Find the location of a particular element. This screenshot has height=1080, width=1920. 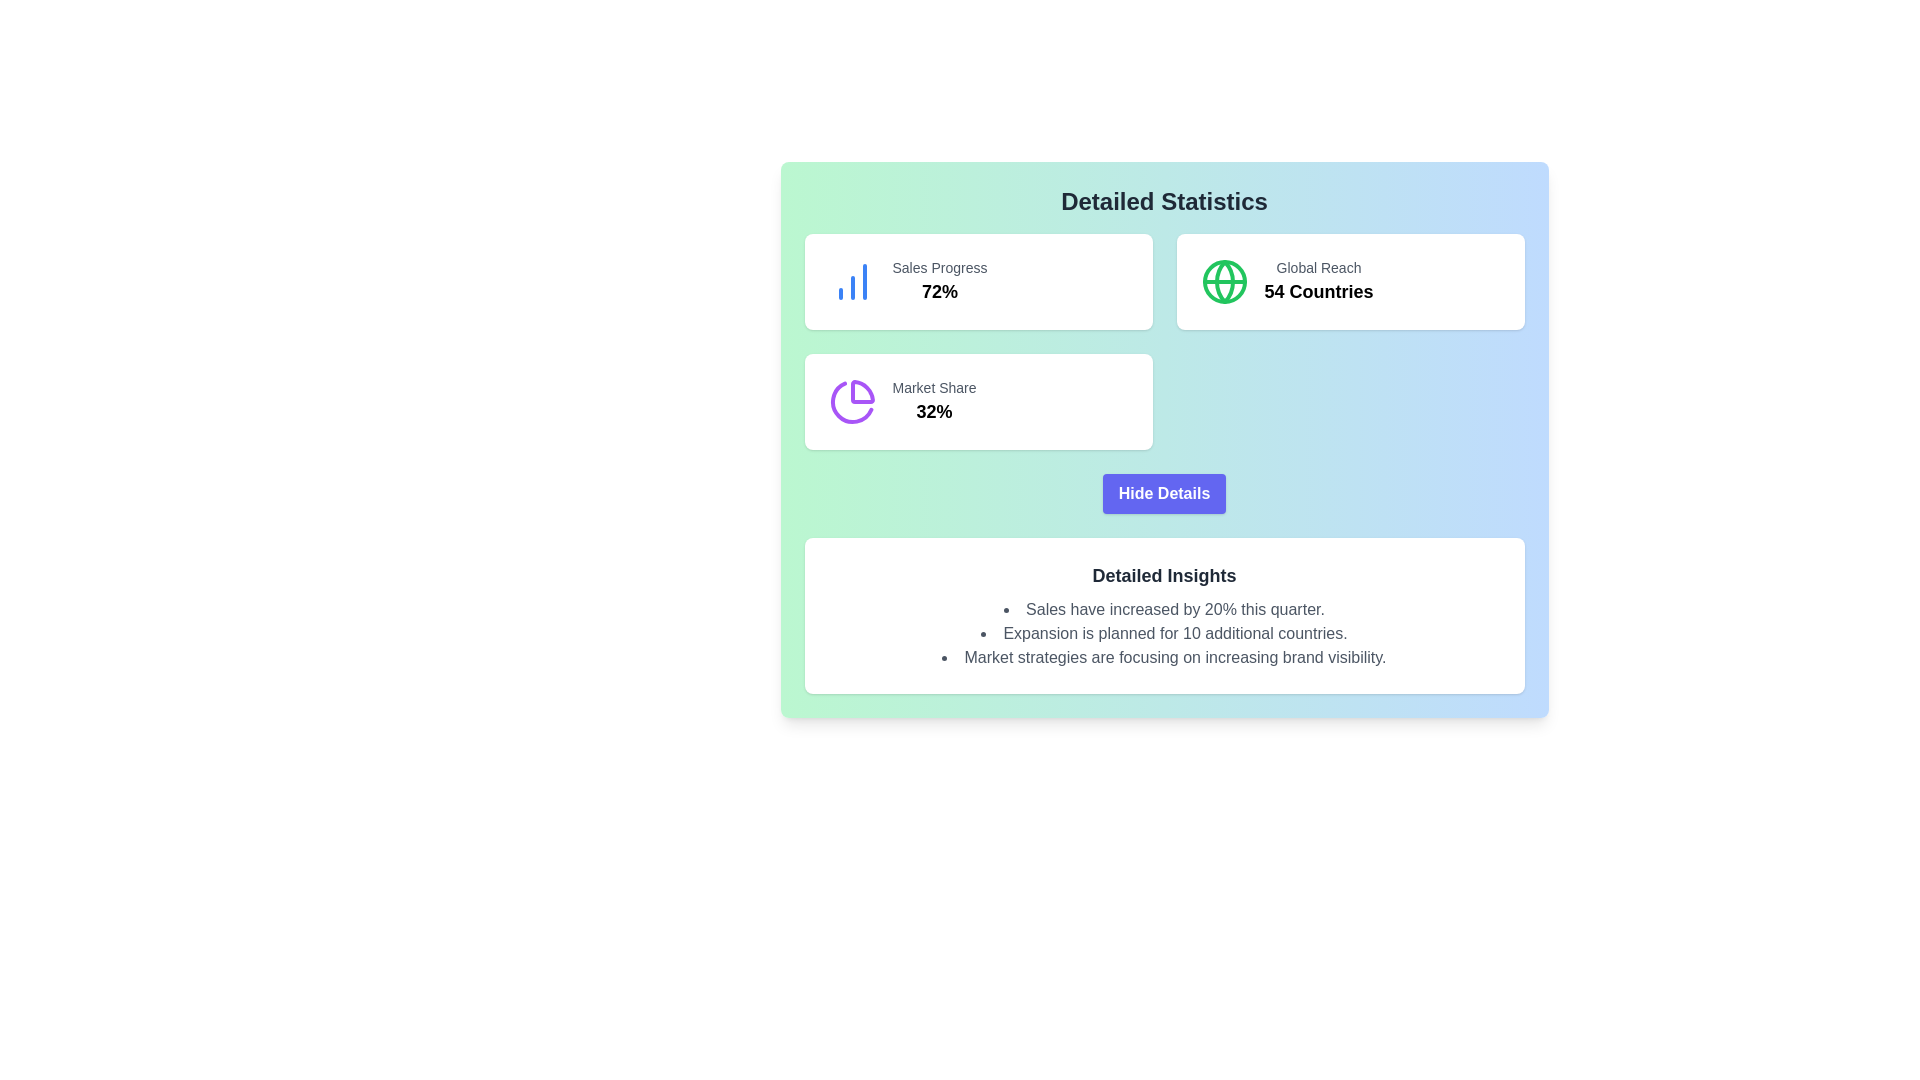

the 'Market Share' text label, which is styled in gray and serves as a descriptor for the bold percentage '32%' within its card layout is located at coordinates (933, 388).